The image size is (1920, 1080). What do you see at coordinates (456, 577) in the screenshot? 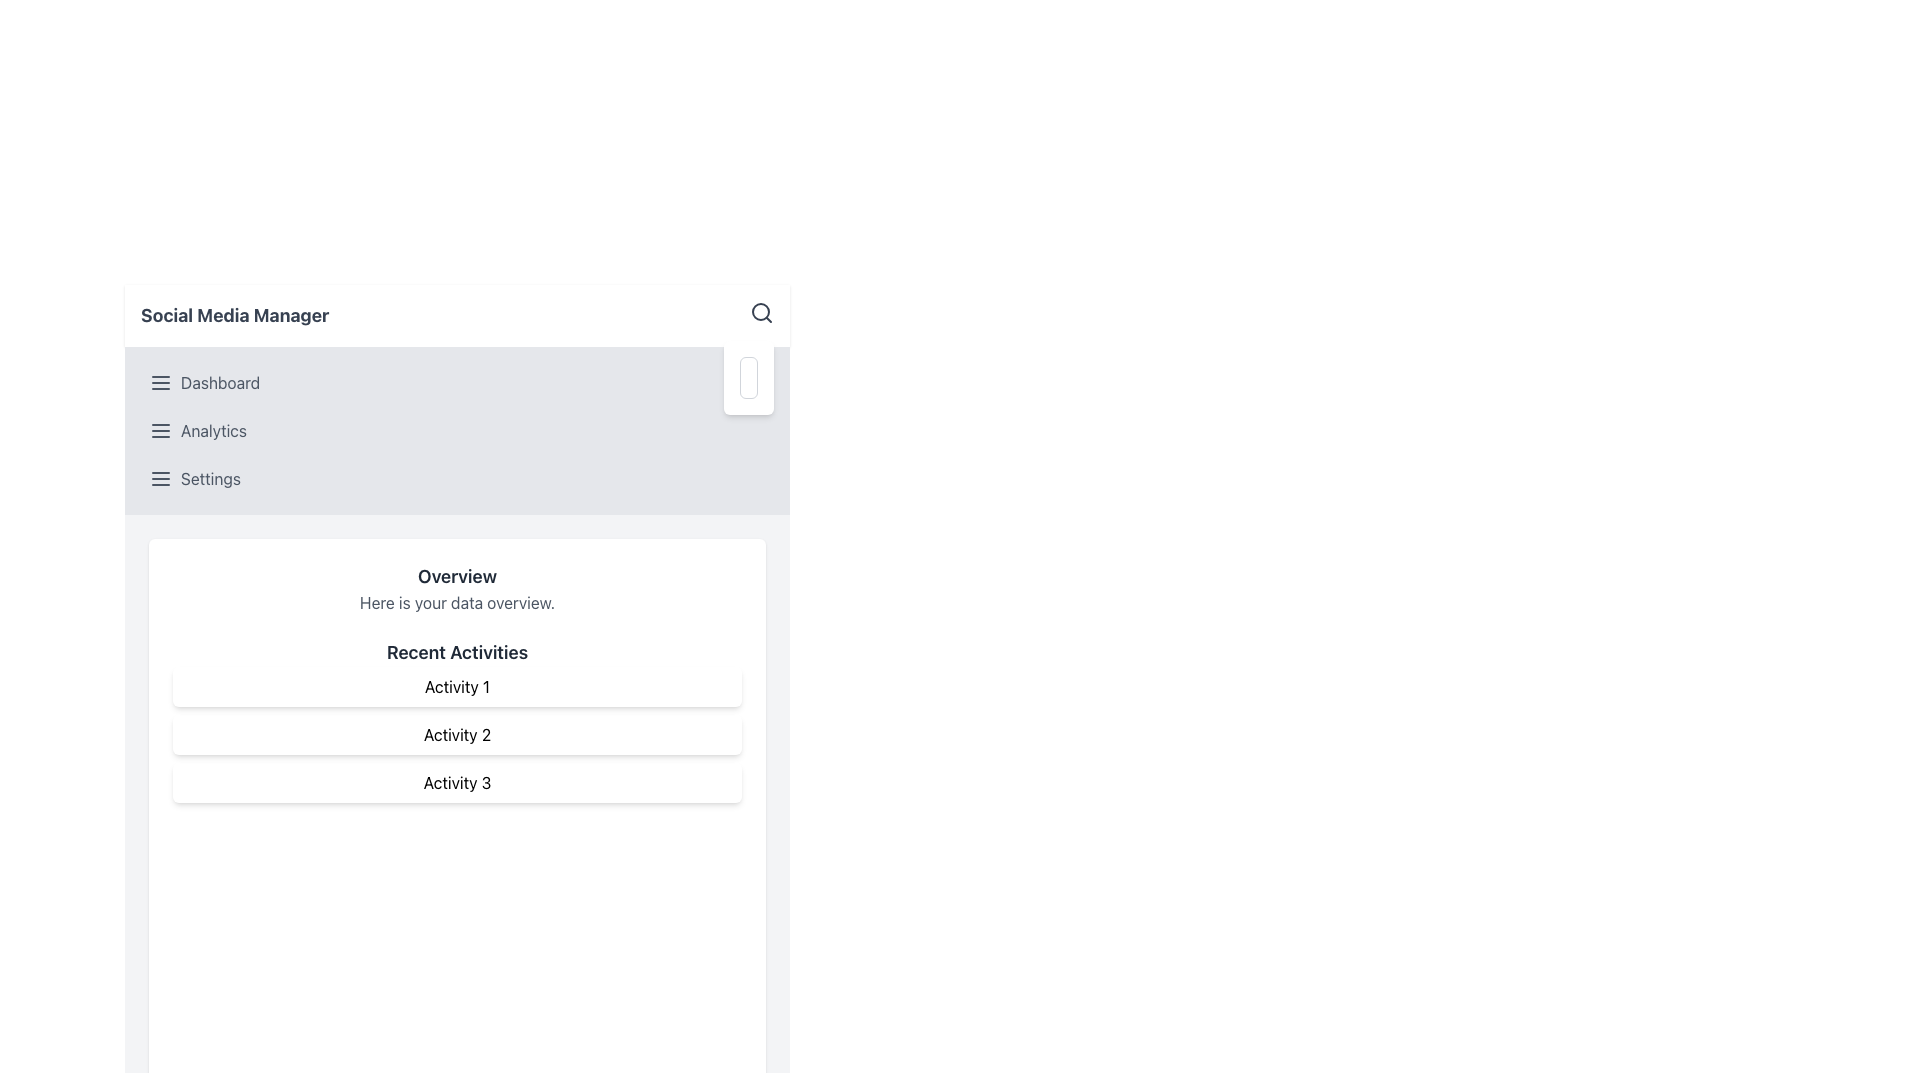
I see `text label displaying 'Overview' which is a prominent header in bold typography located at the top of the content section` at bounding box center [456, 577].